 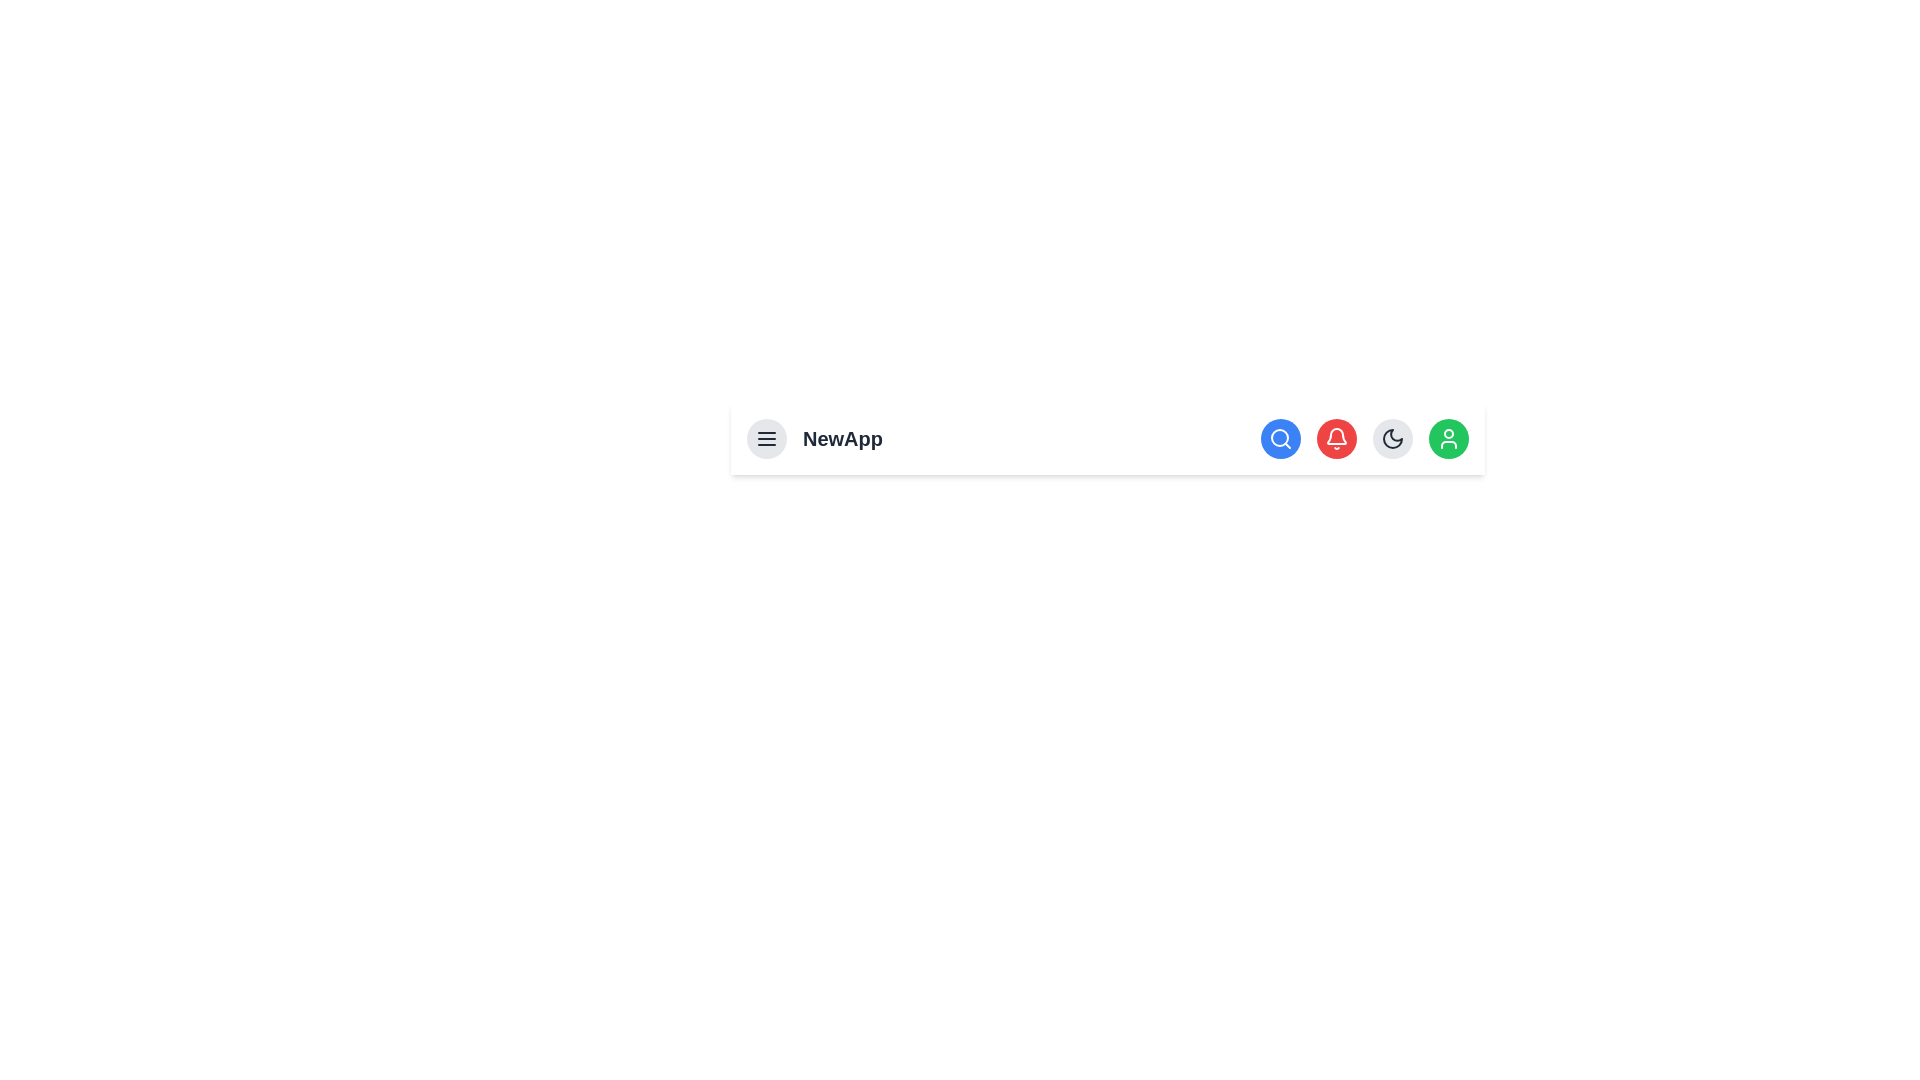 I want to click on the title text 'NewApp', so click(x=843, y=438).